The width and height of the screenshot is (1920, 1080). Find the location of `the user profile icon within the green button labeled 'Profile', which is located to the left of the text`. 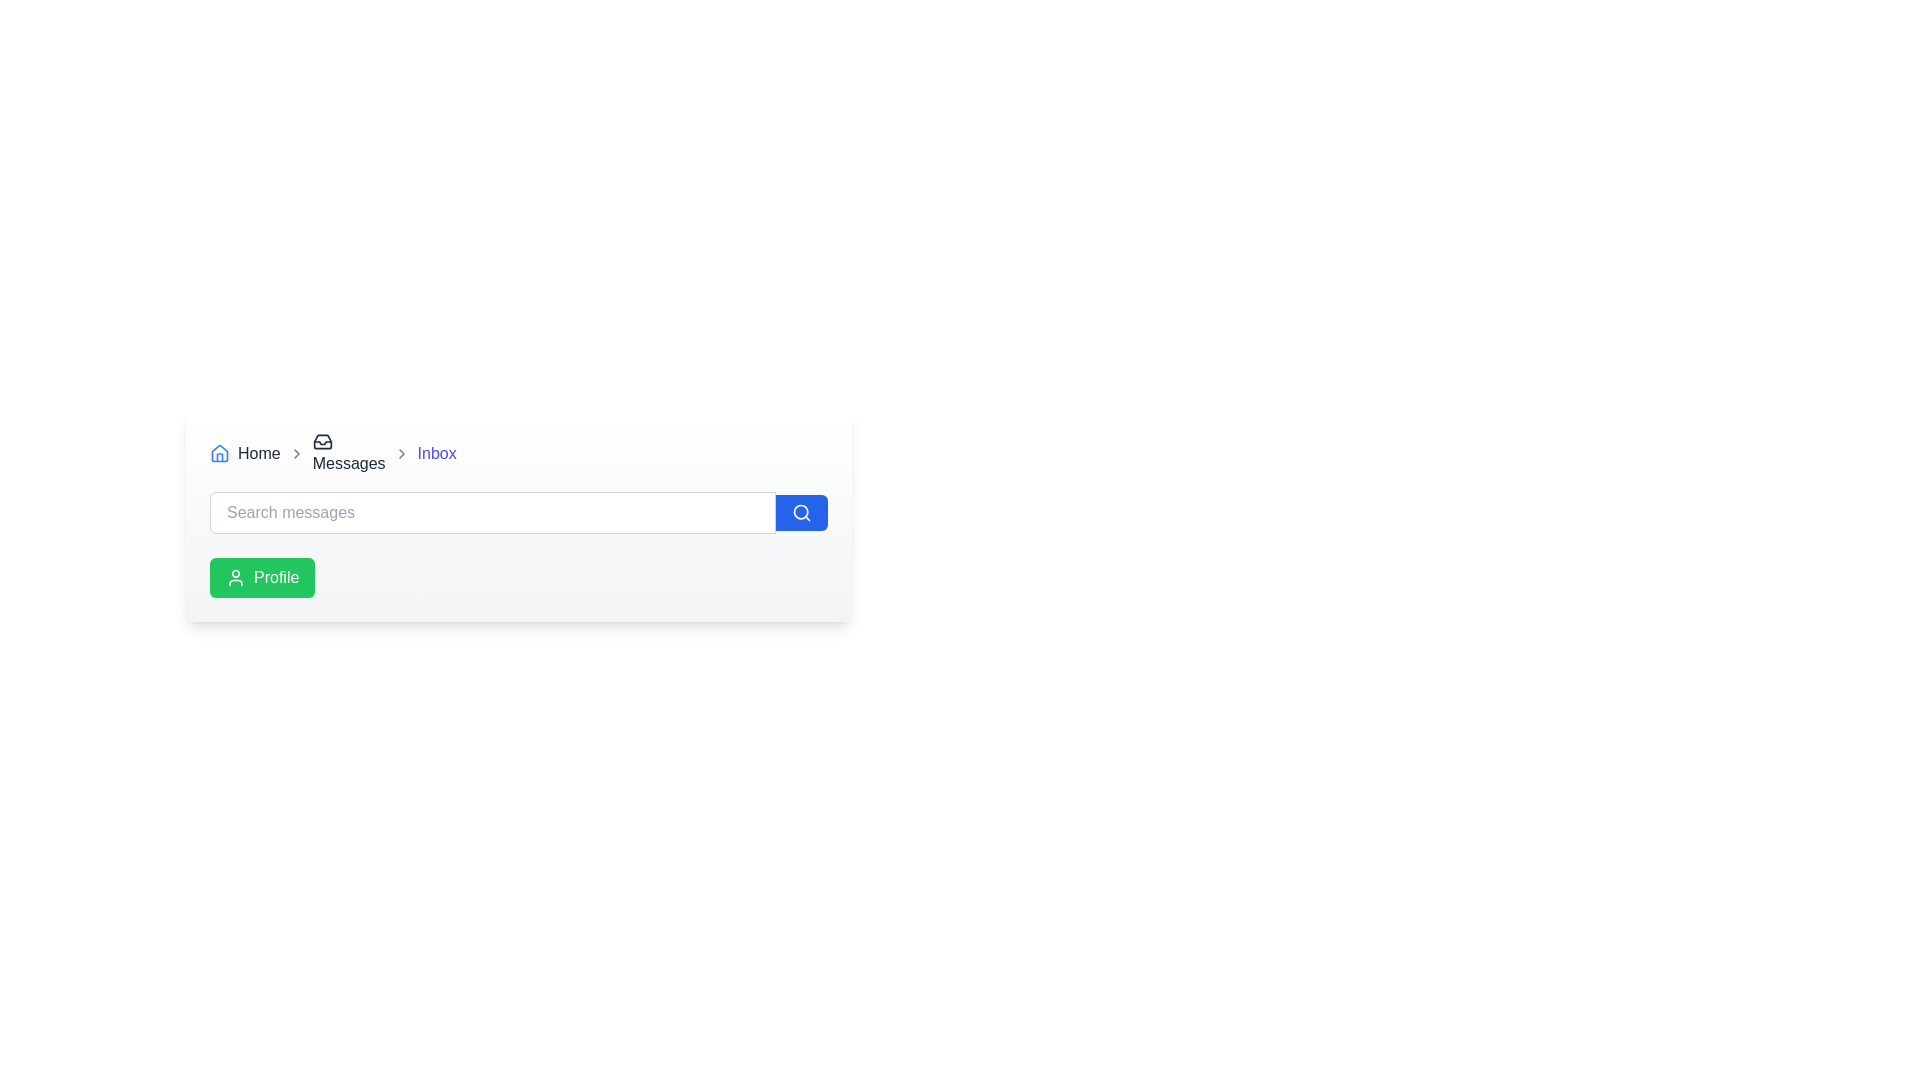

the user profile icon within the green button labeled 'Profile', which is located to the left of the text is located at coordinates (235, 578).